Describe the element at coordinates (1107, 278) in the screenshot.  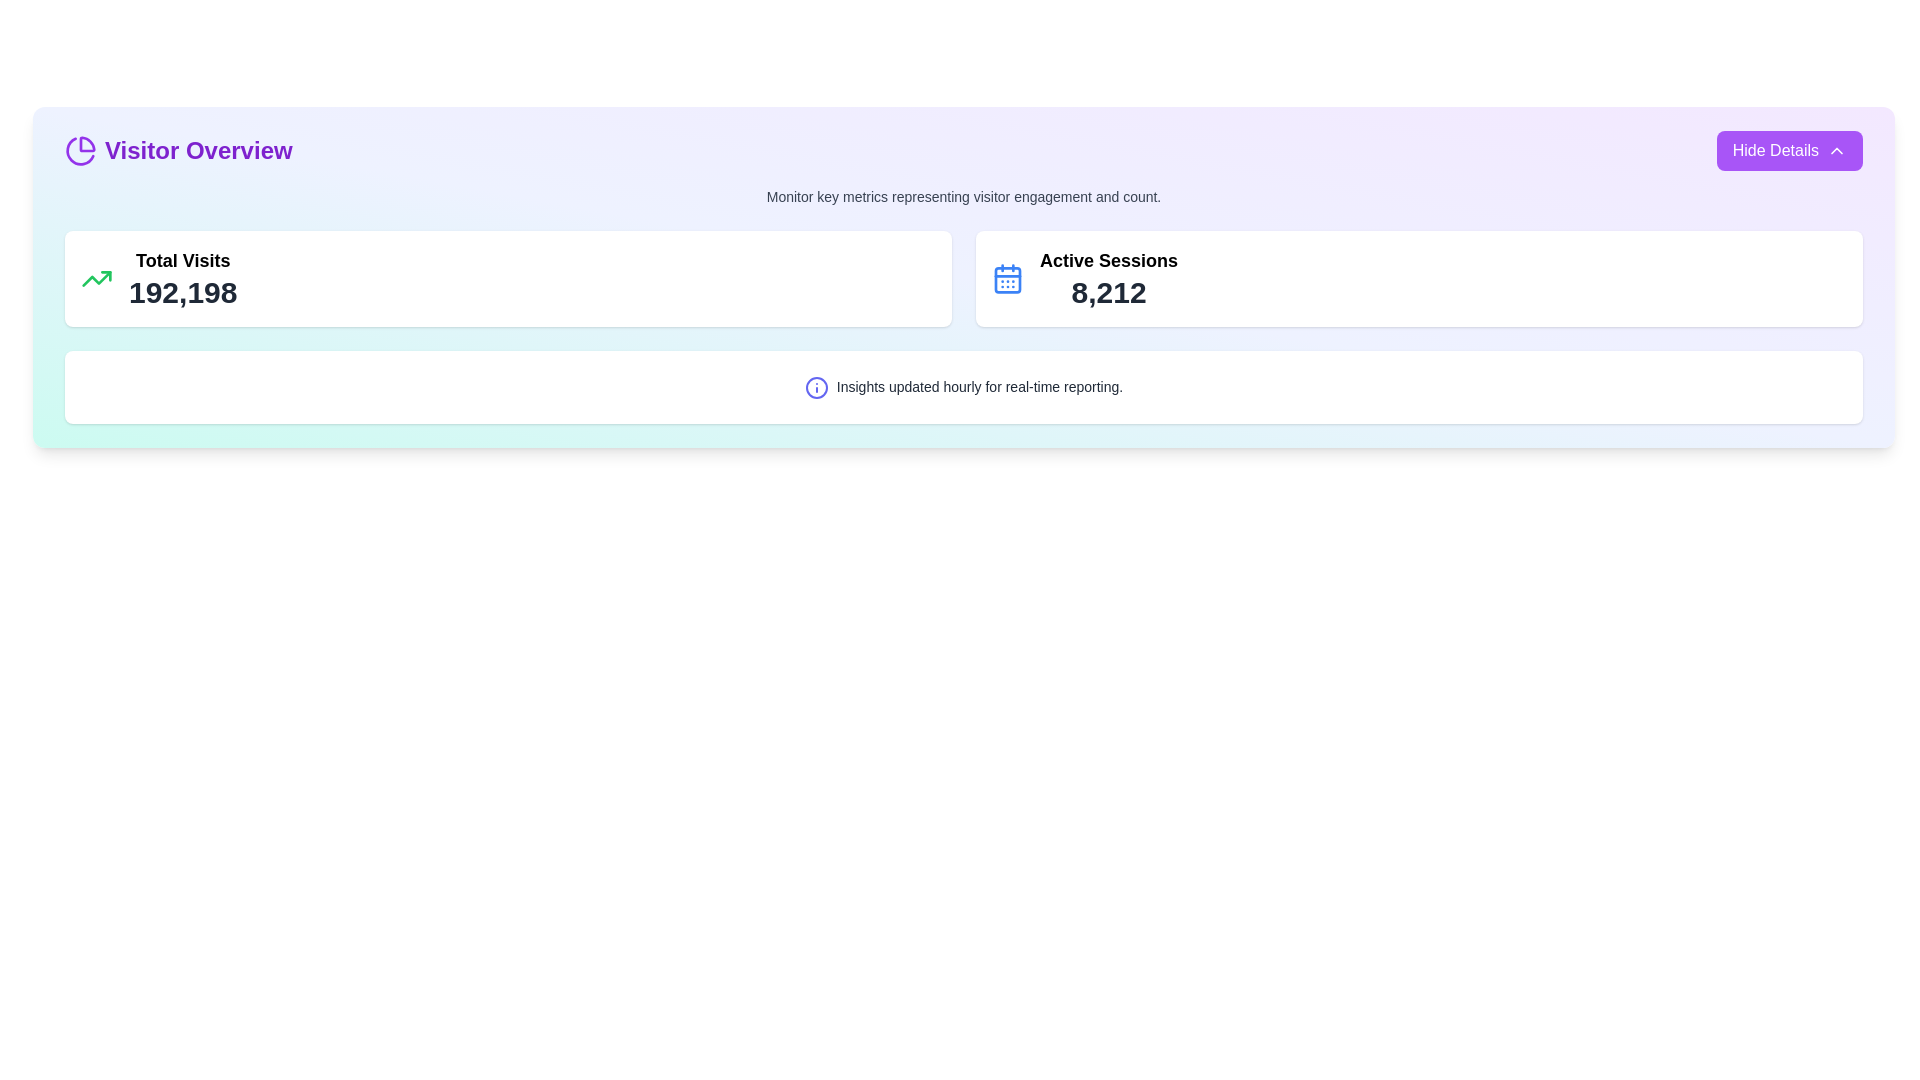
I see `the Static Text Display element that shows 'Active Sessions' with the numeric data '8,212' in a larger bold gray font` at that location.